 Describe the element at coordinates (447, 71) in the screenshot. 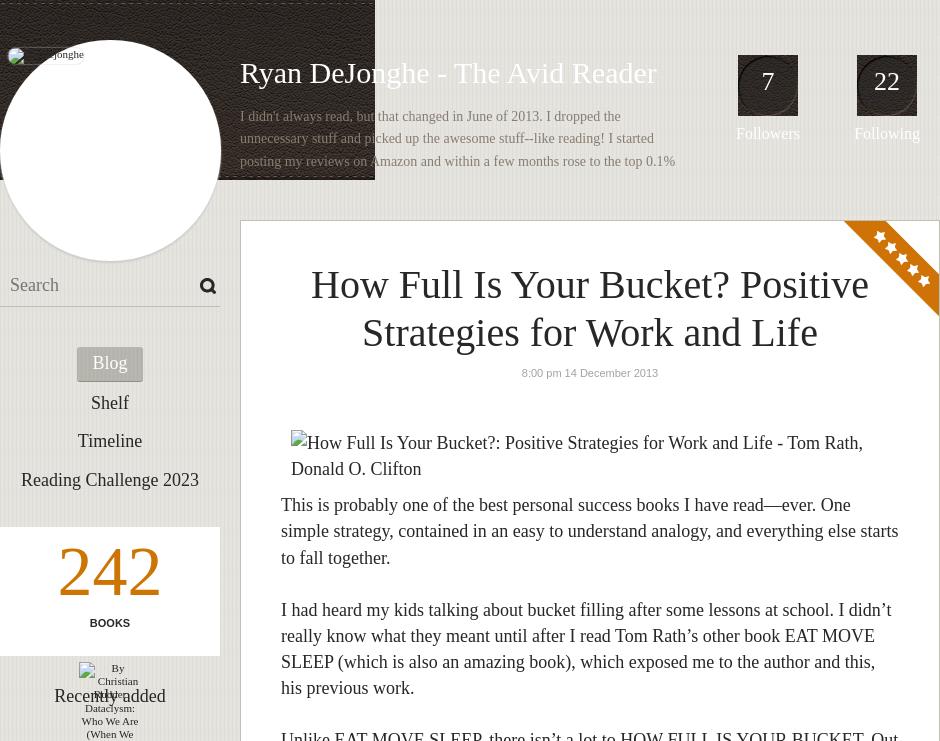

I see `'Ryan DeJonghe - The Avid Reader'` at that location.